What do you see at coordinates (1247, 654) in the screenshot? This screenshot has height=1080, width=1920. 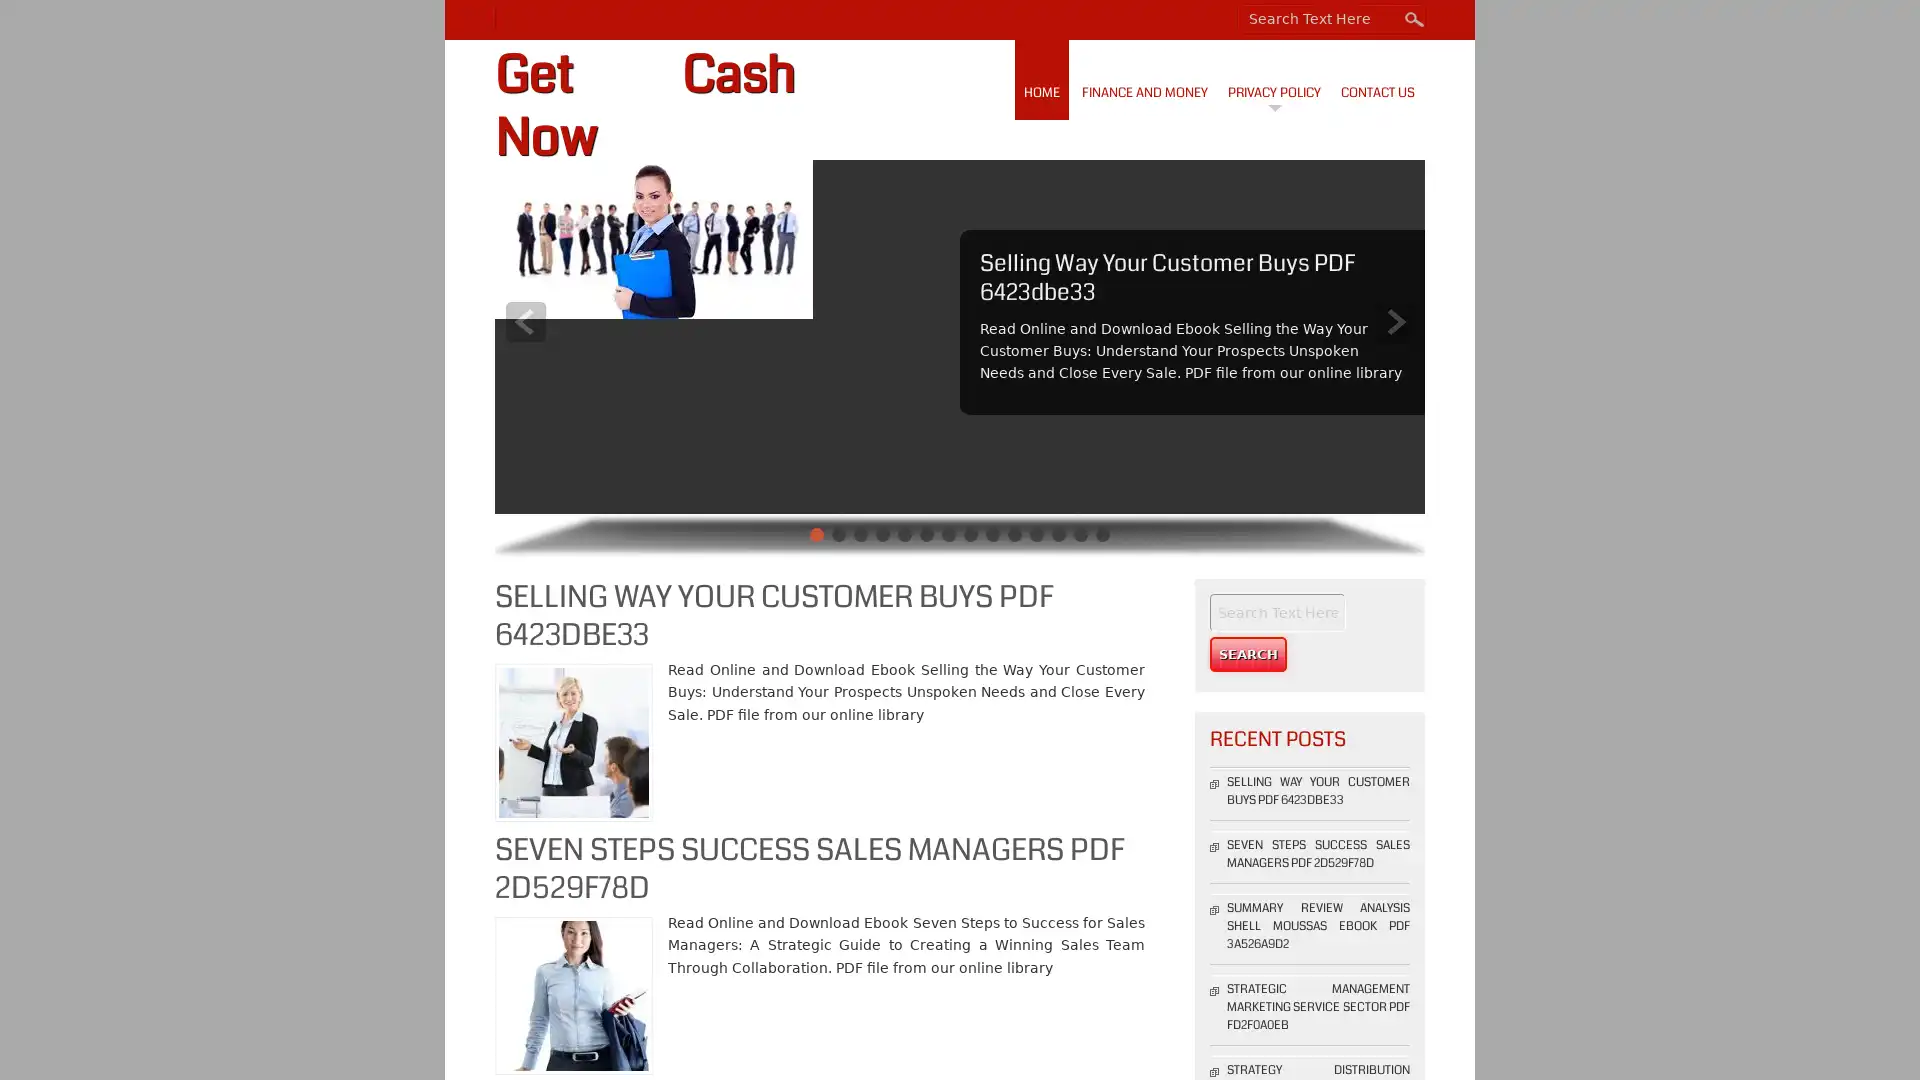 I see `Search` at bounding box center [1247, 654].